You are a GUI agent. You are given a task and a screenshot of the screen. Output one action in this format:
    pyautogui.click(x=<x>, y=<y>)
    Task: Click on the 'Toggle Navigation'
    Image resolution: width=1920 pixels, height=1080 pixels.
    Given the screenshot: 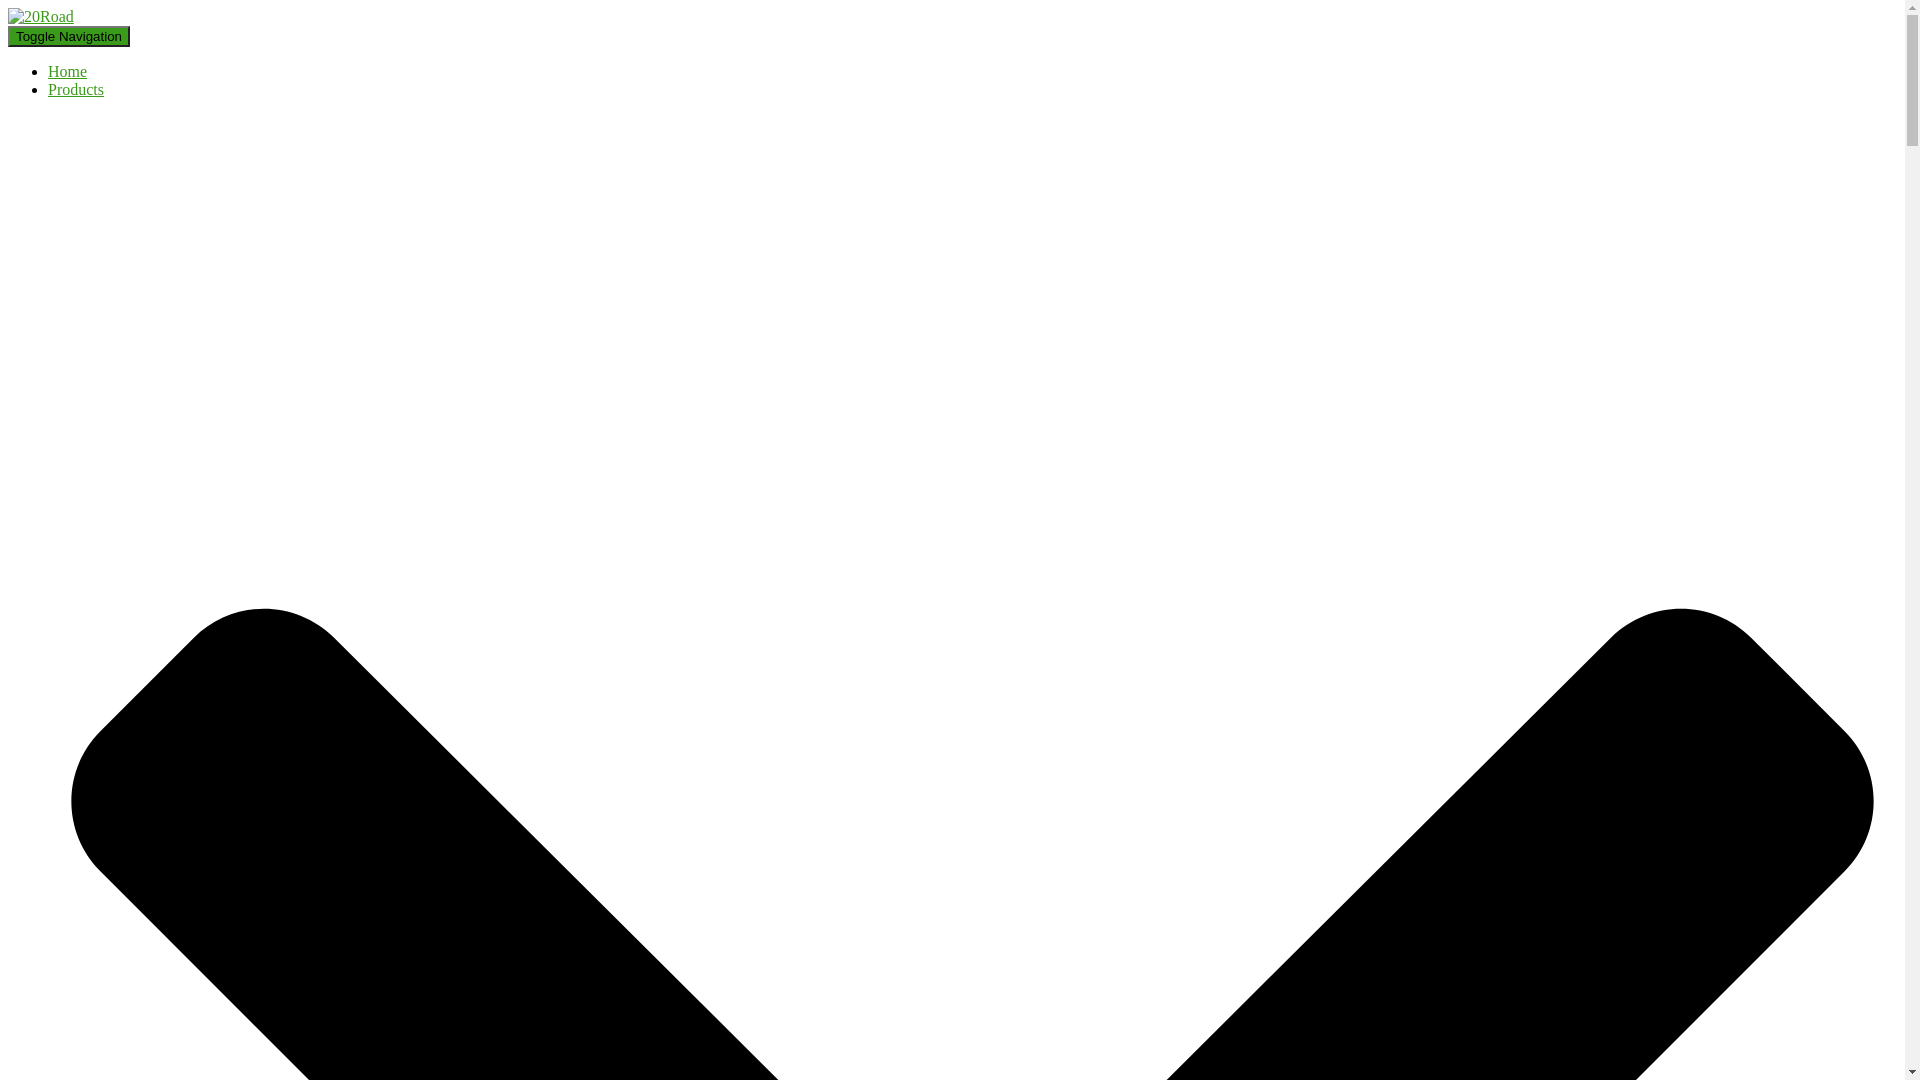 What is the action you would take?
    pyautogui.click(x=68, y=36)
    